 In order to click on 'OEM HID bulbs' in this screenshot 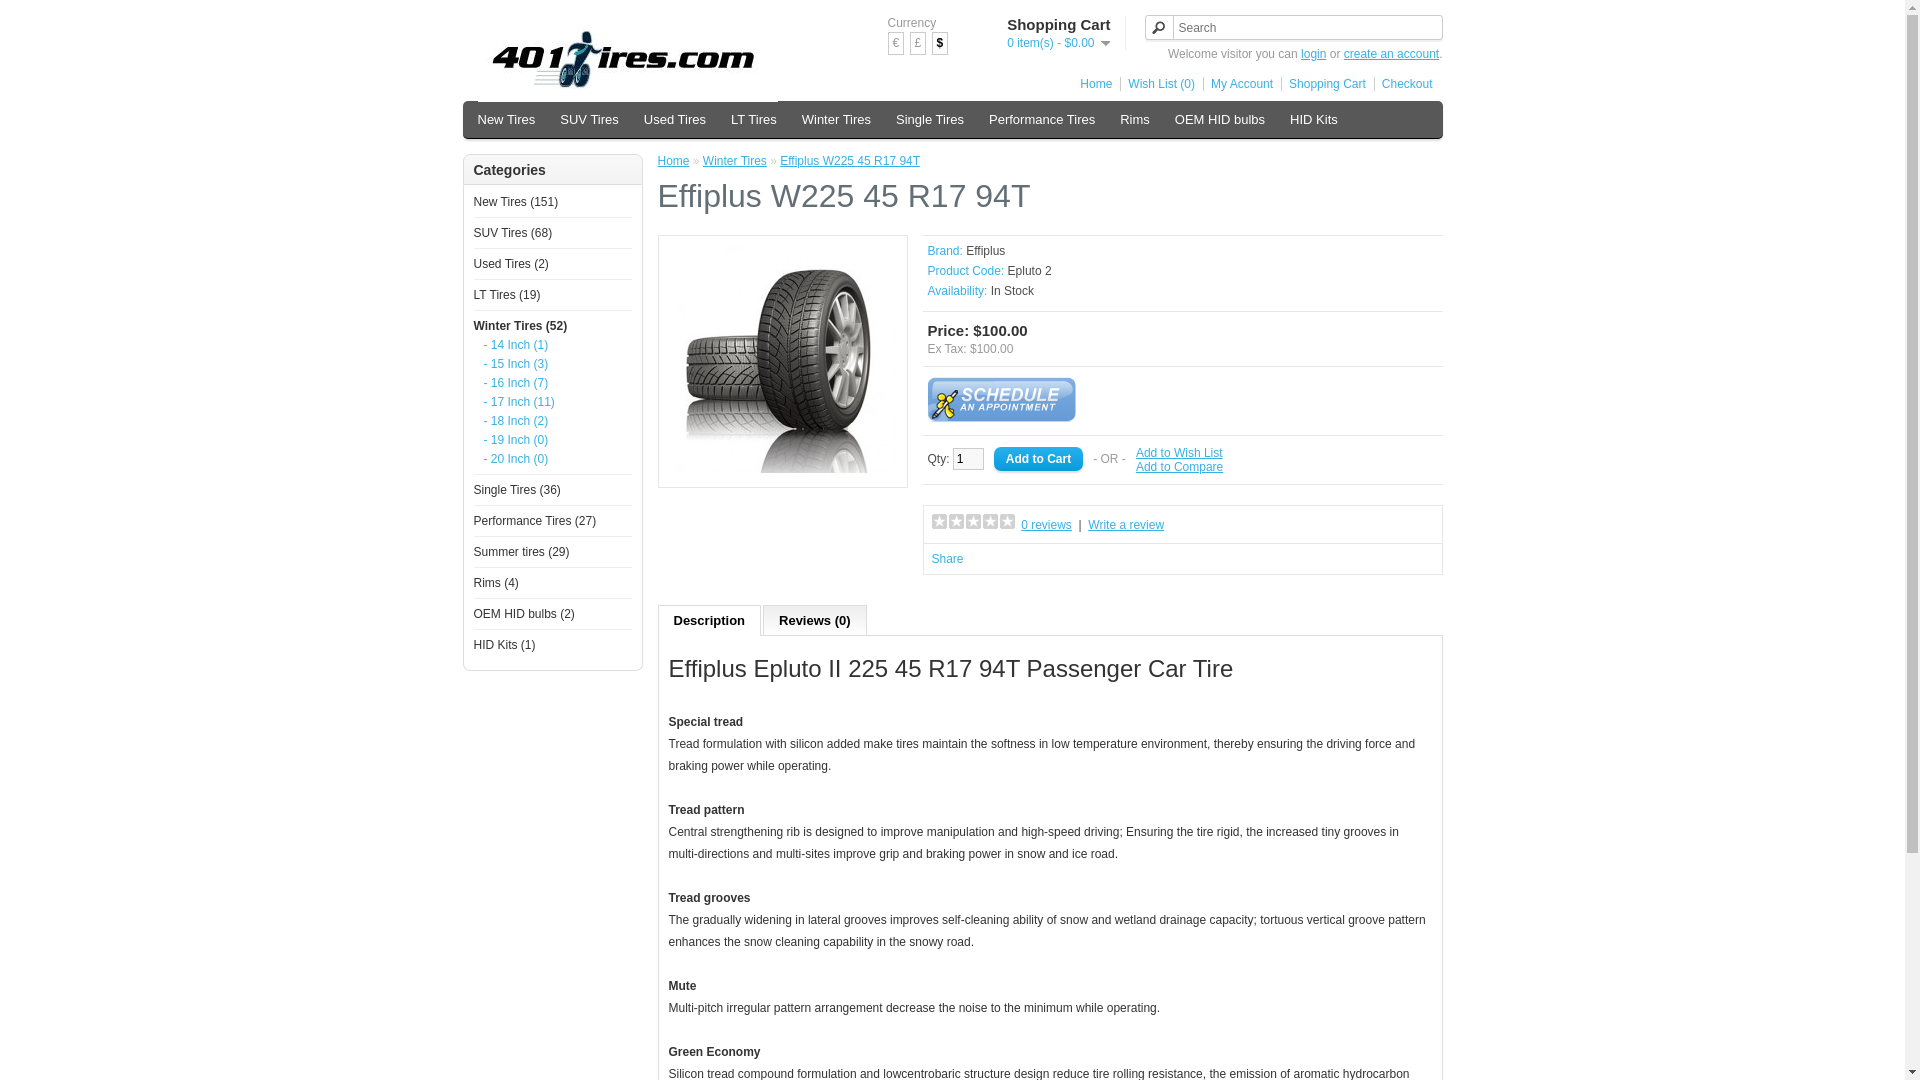, I will do `click(1218, 119)`.